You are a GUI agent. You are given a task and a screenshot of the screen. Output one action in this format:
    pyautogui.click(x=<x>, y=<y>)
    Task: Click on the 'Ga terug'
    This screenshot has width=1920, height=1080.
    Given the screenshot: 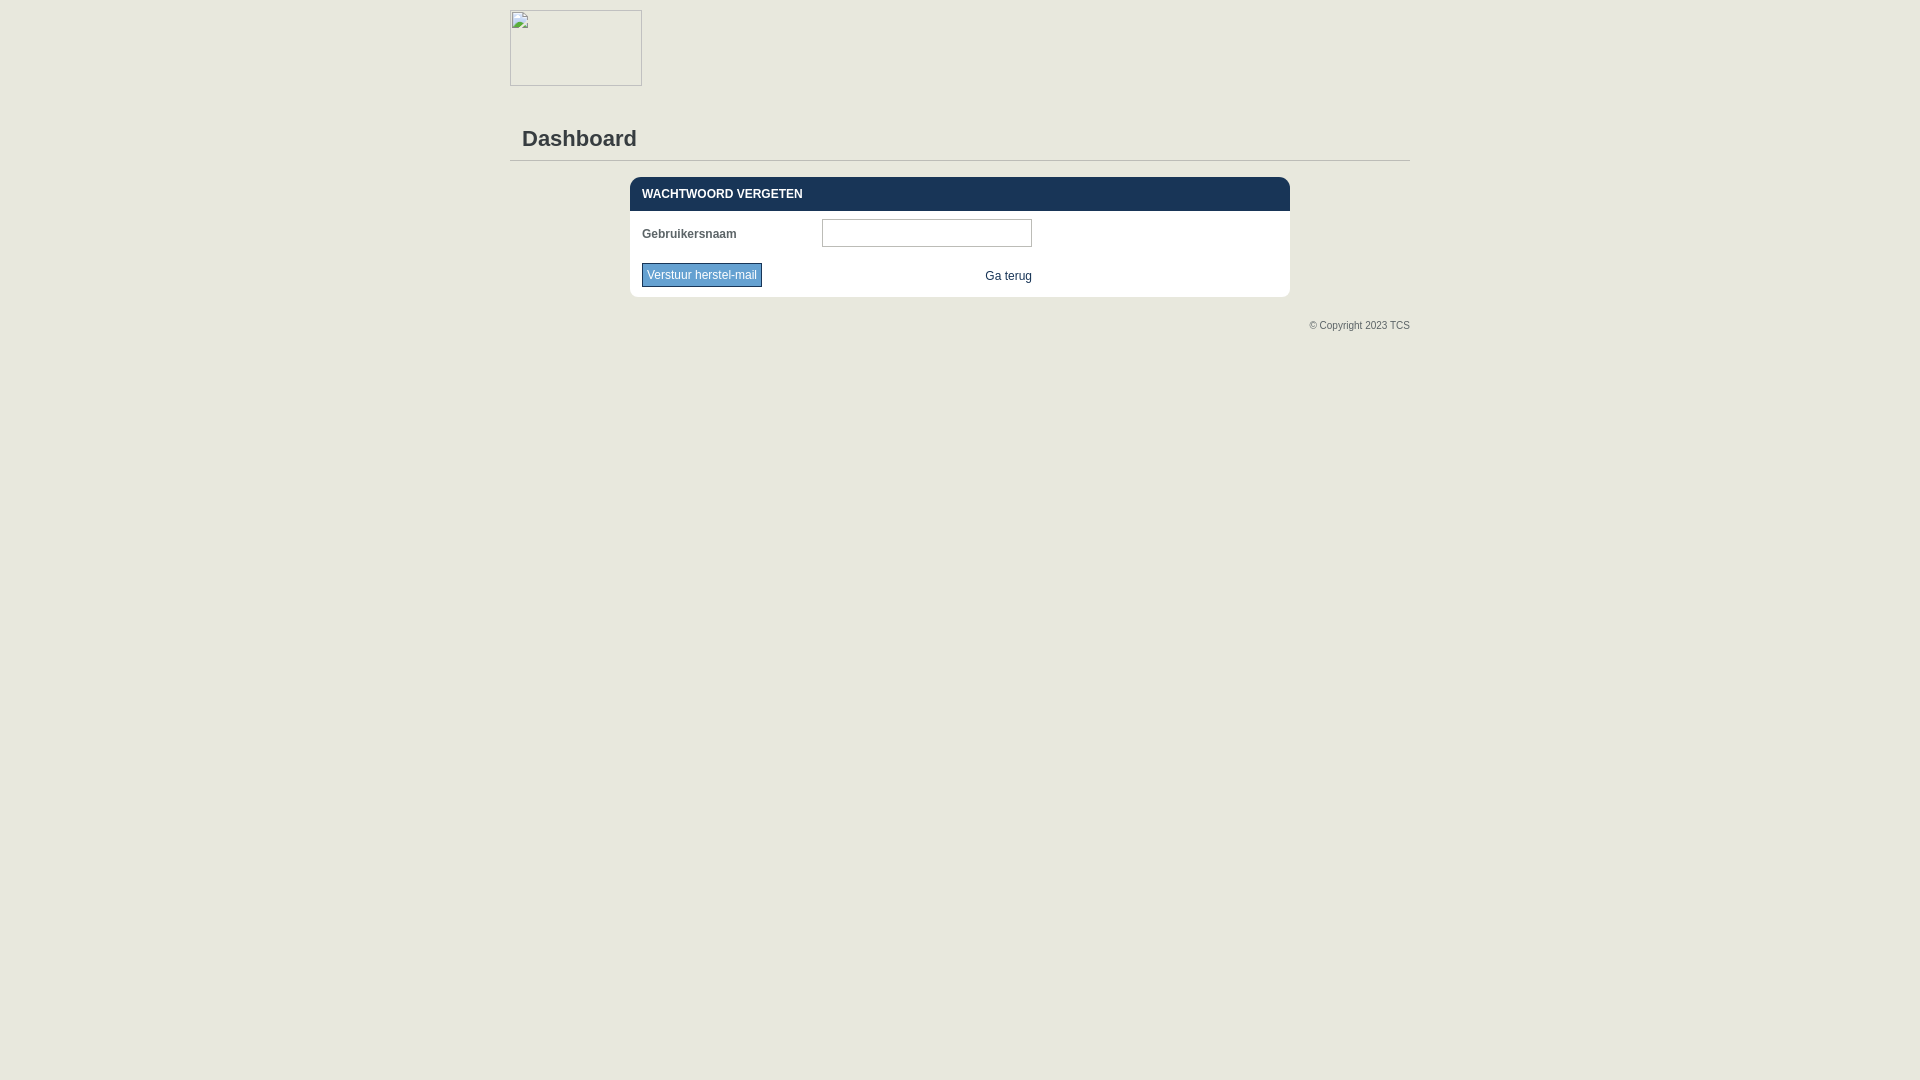 What is the action you would take?
    pyautogui.click(x=1008, y=276)
    